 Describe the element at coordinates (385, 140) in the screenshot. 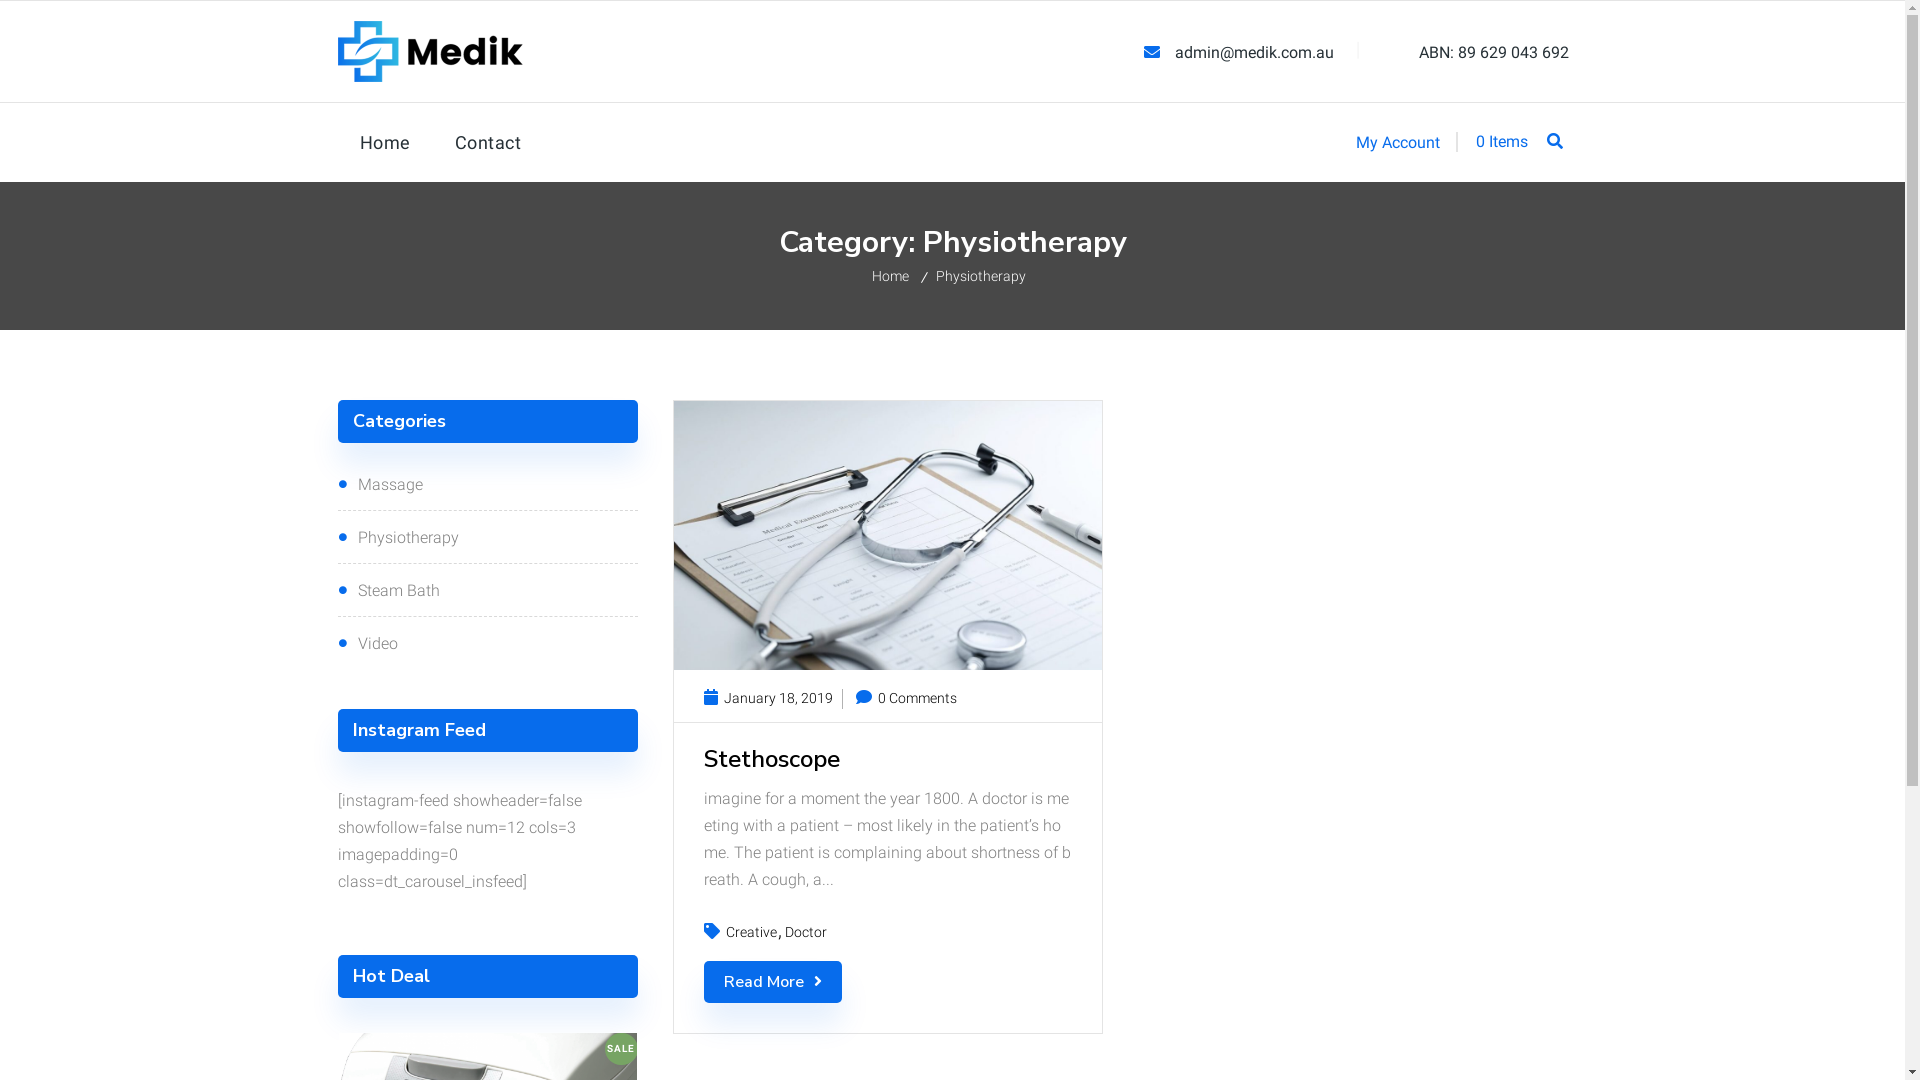

I see `'Home'` at that location.